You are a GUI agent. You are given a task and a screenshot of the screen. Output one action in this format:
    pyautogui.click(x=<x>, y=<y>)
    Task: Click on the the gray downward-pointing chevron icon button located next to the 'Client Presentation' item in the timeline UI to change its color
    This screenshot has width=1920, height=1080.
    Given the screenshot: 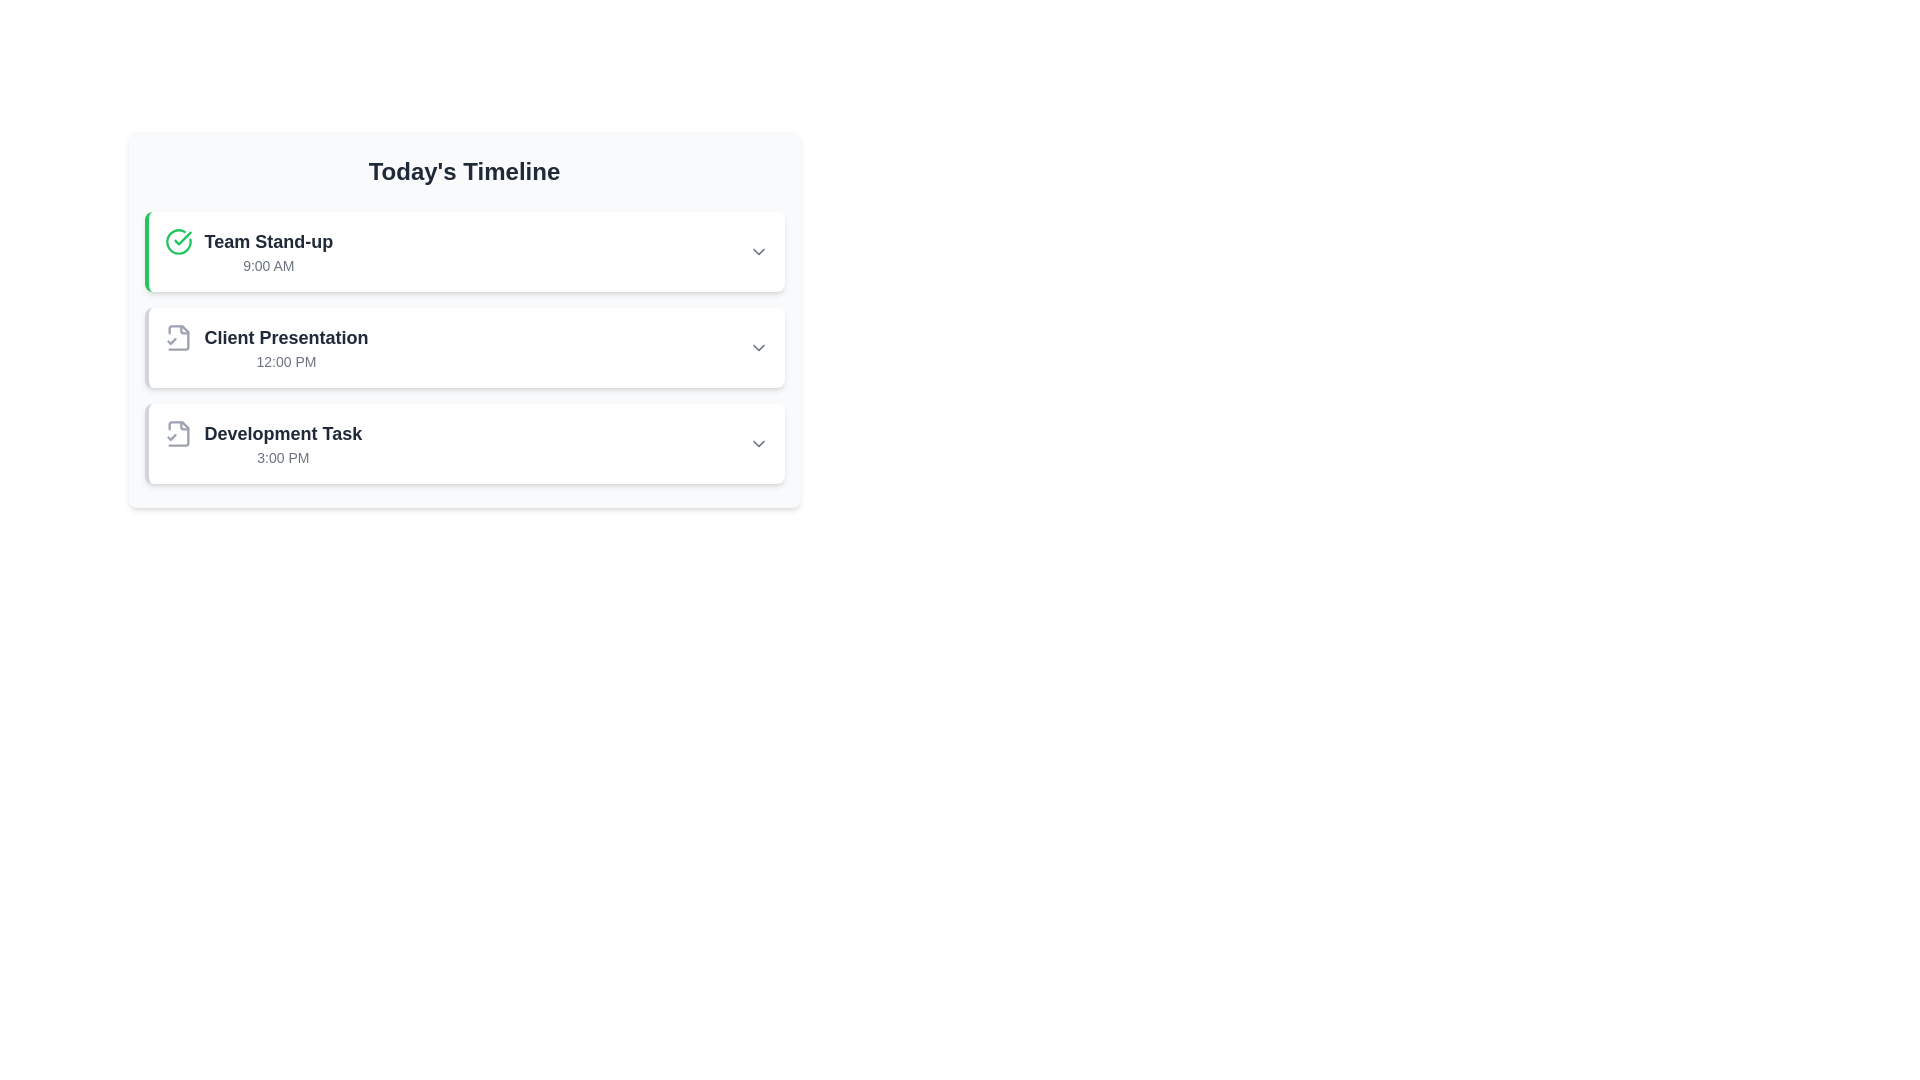 What is the action you would take?
    pyautogui.click(x=757, y=346)
    